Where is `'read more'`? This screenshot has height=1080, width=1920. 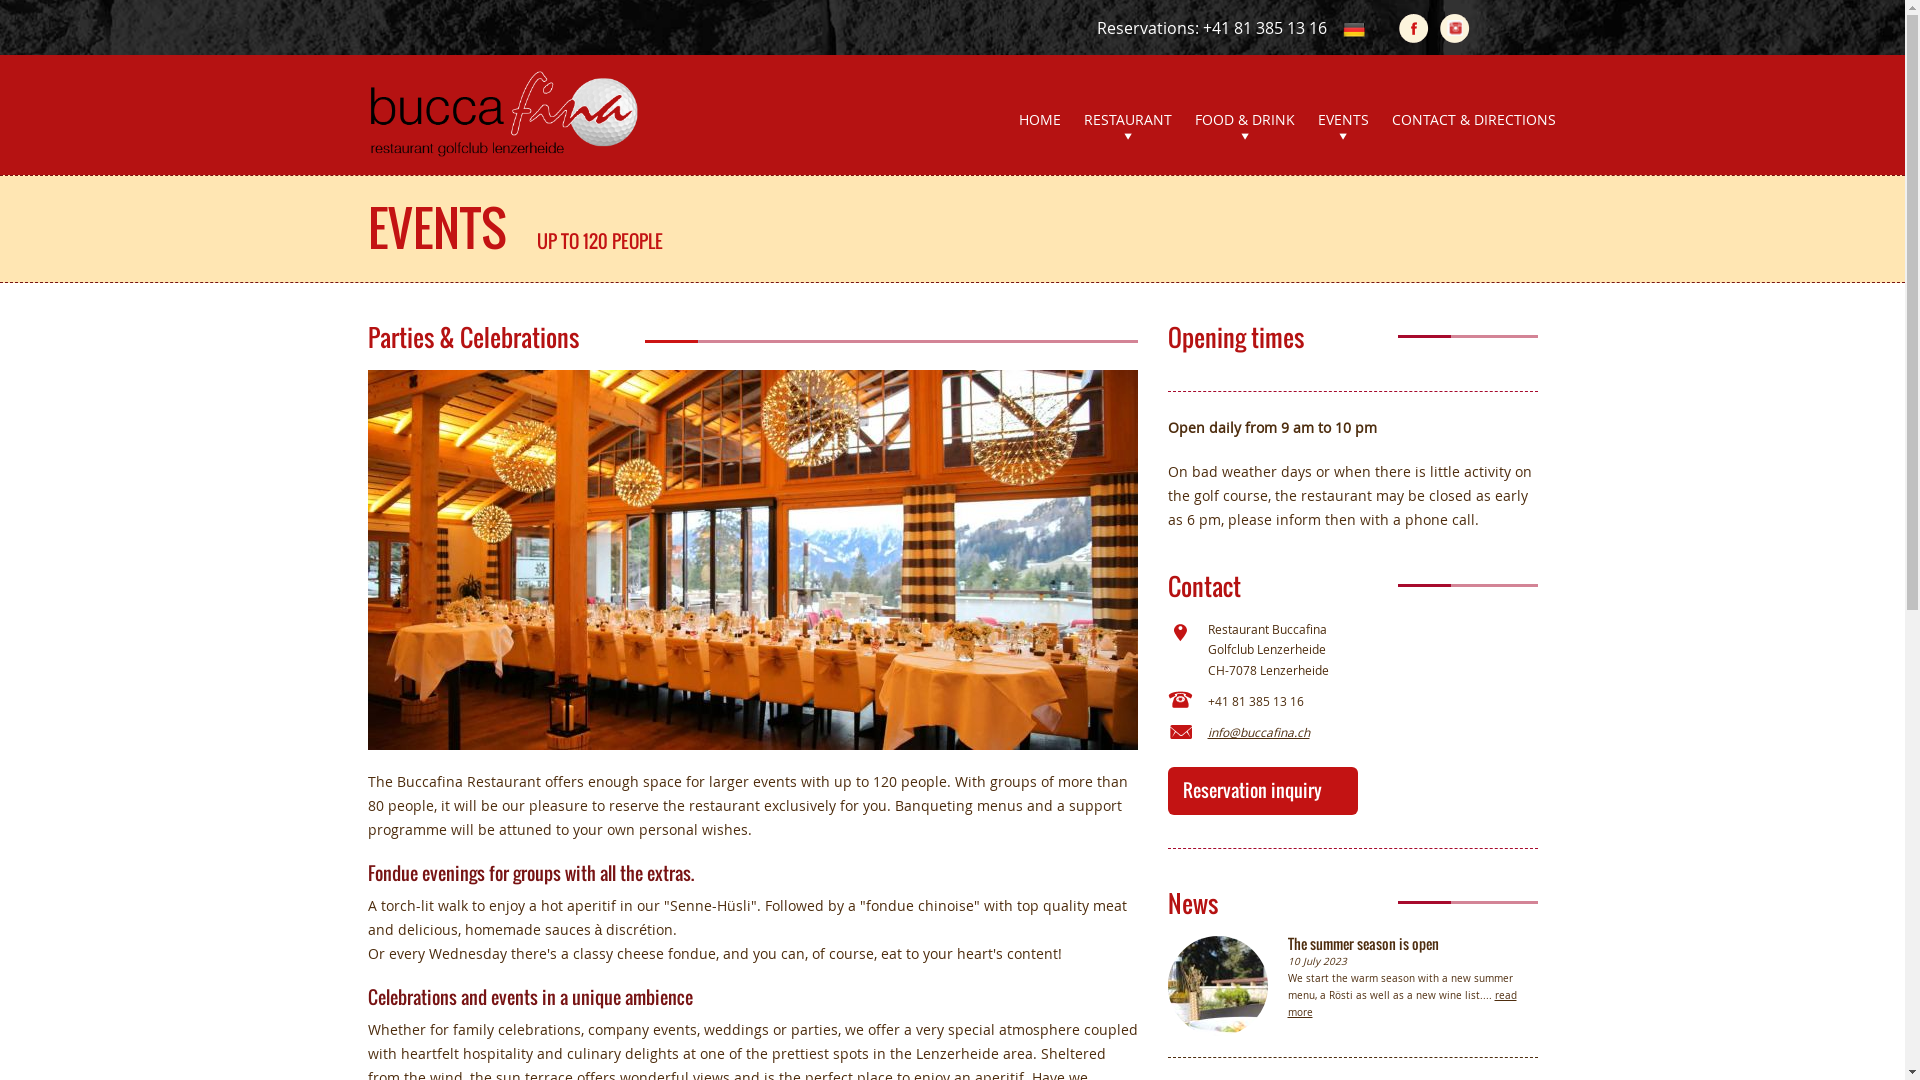
'read more' is located at coordinates (1401, 1003).